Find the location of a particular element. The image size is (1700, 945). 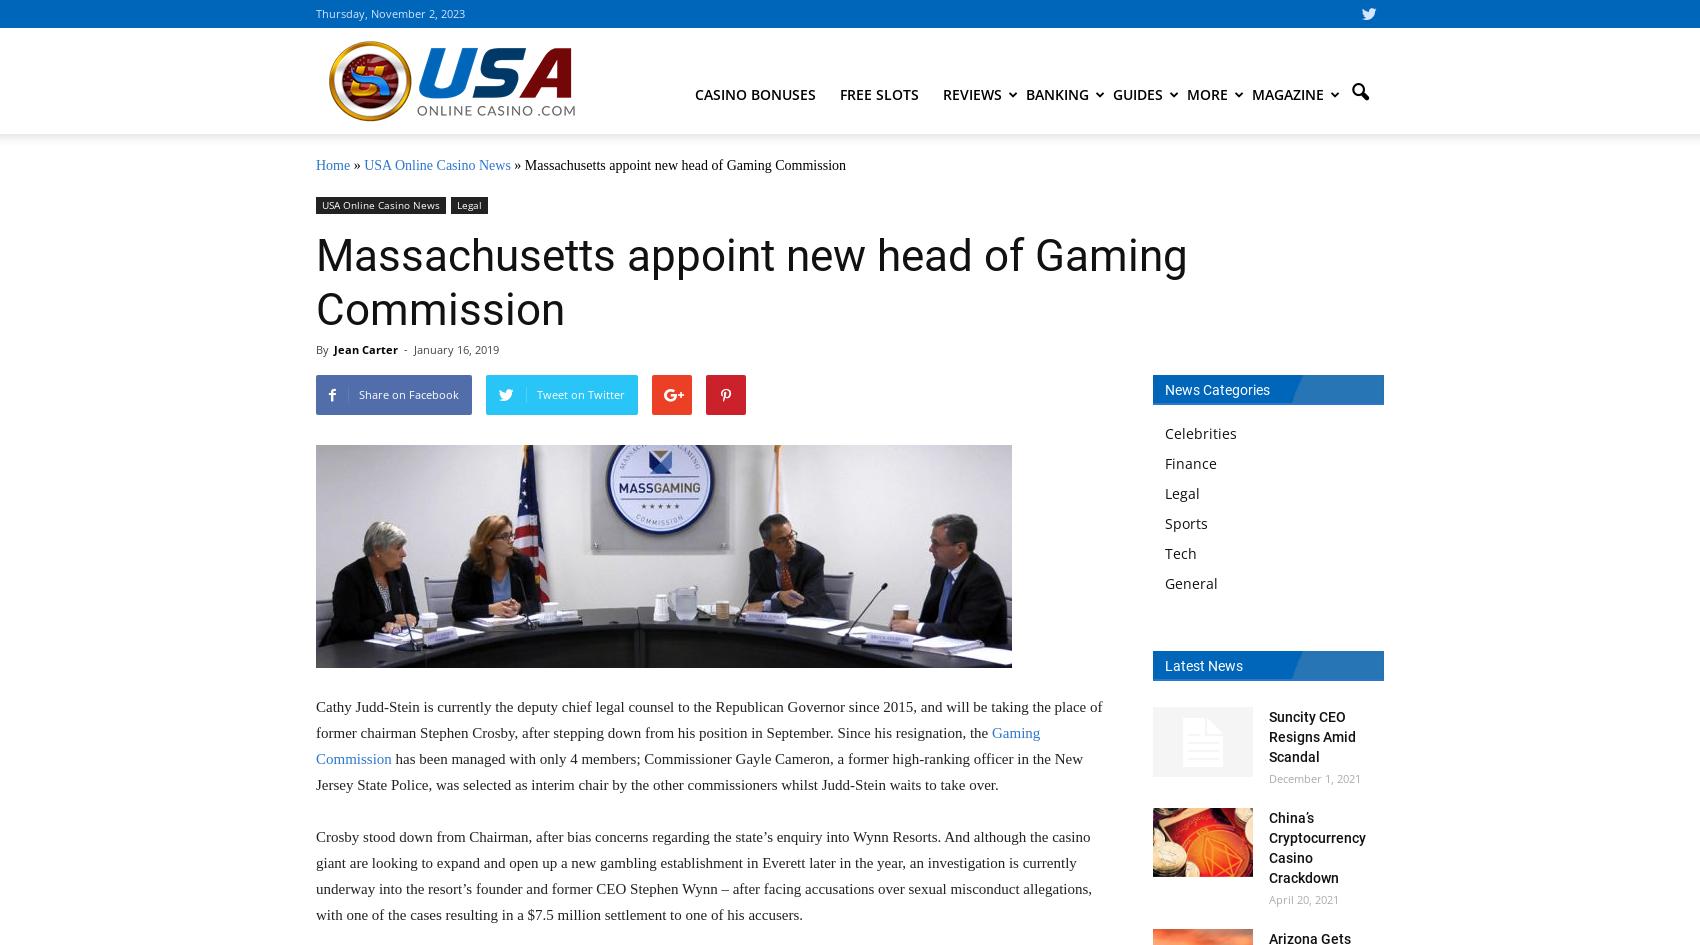

'-' is located at coordinates (403, 348).